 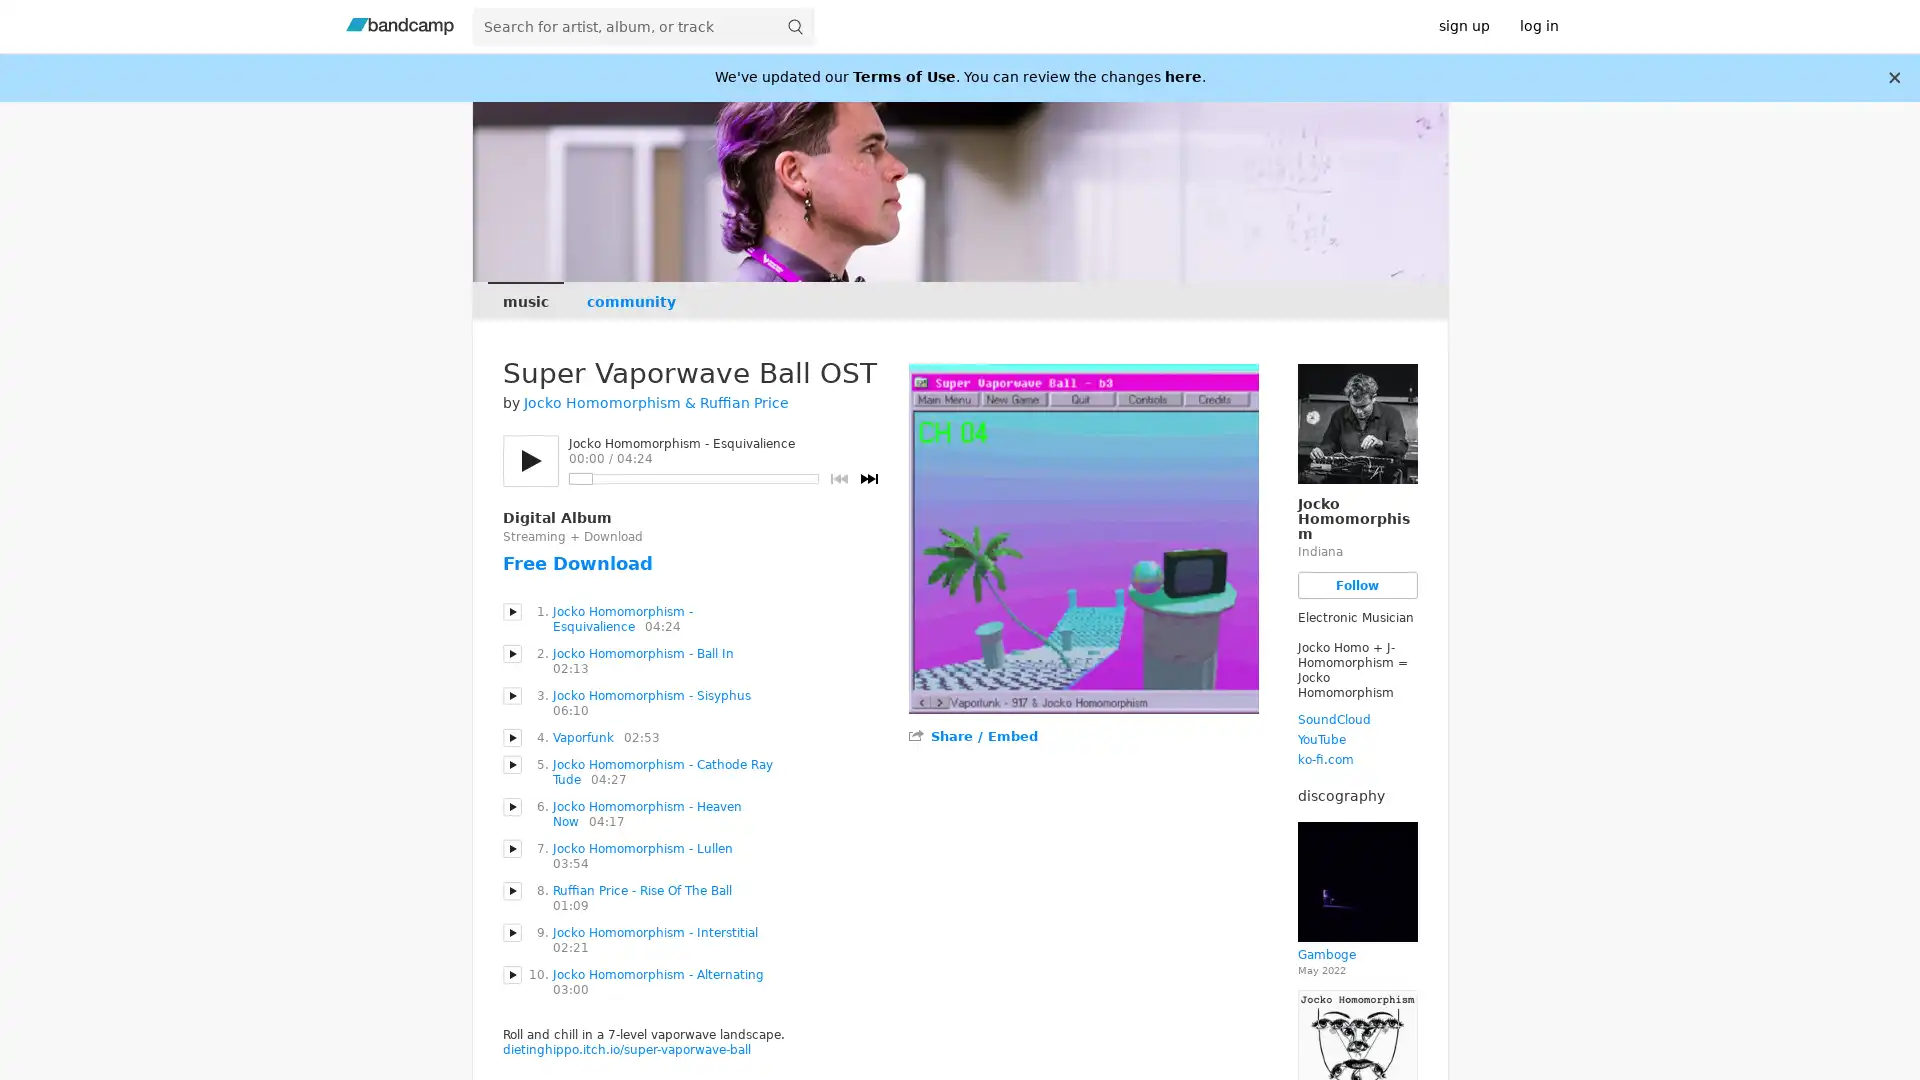 What do you see at coordinates (868, 478) in the screenshot?
I see `Next track` at bounding box center [868, 478].